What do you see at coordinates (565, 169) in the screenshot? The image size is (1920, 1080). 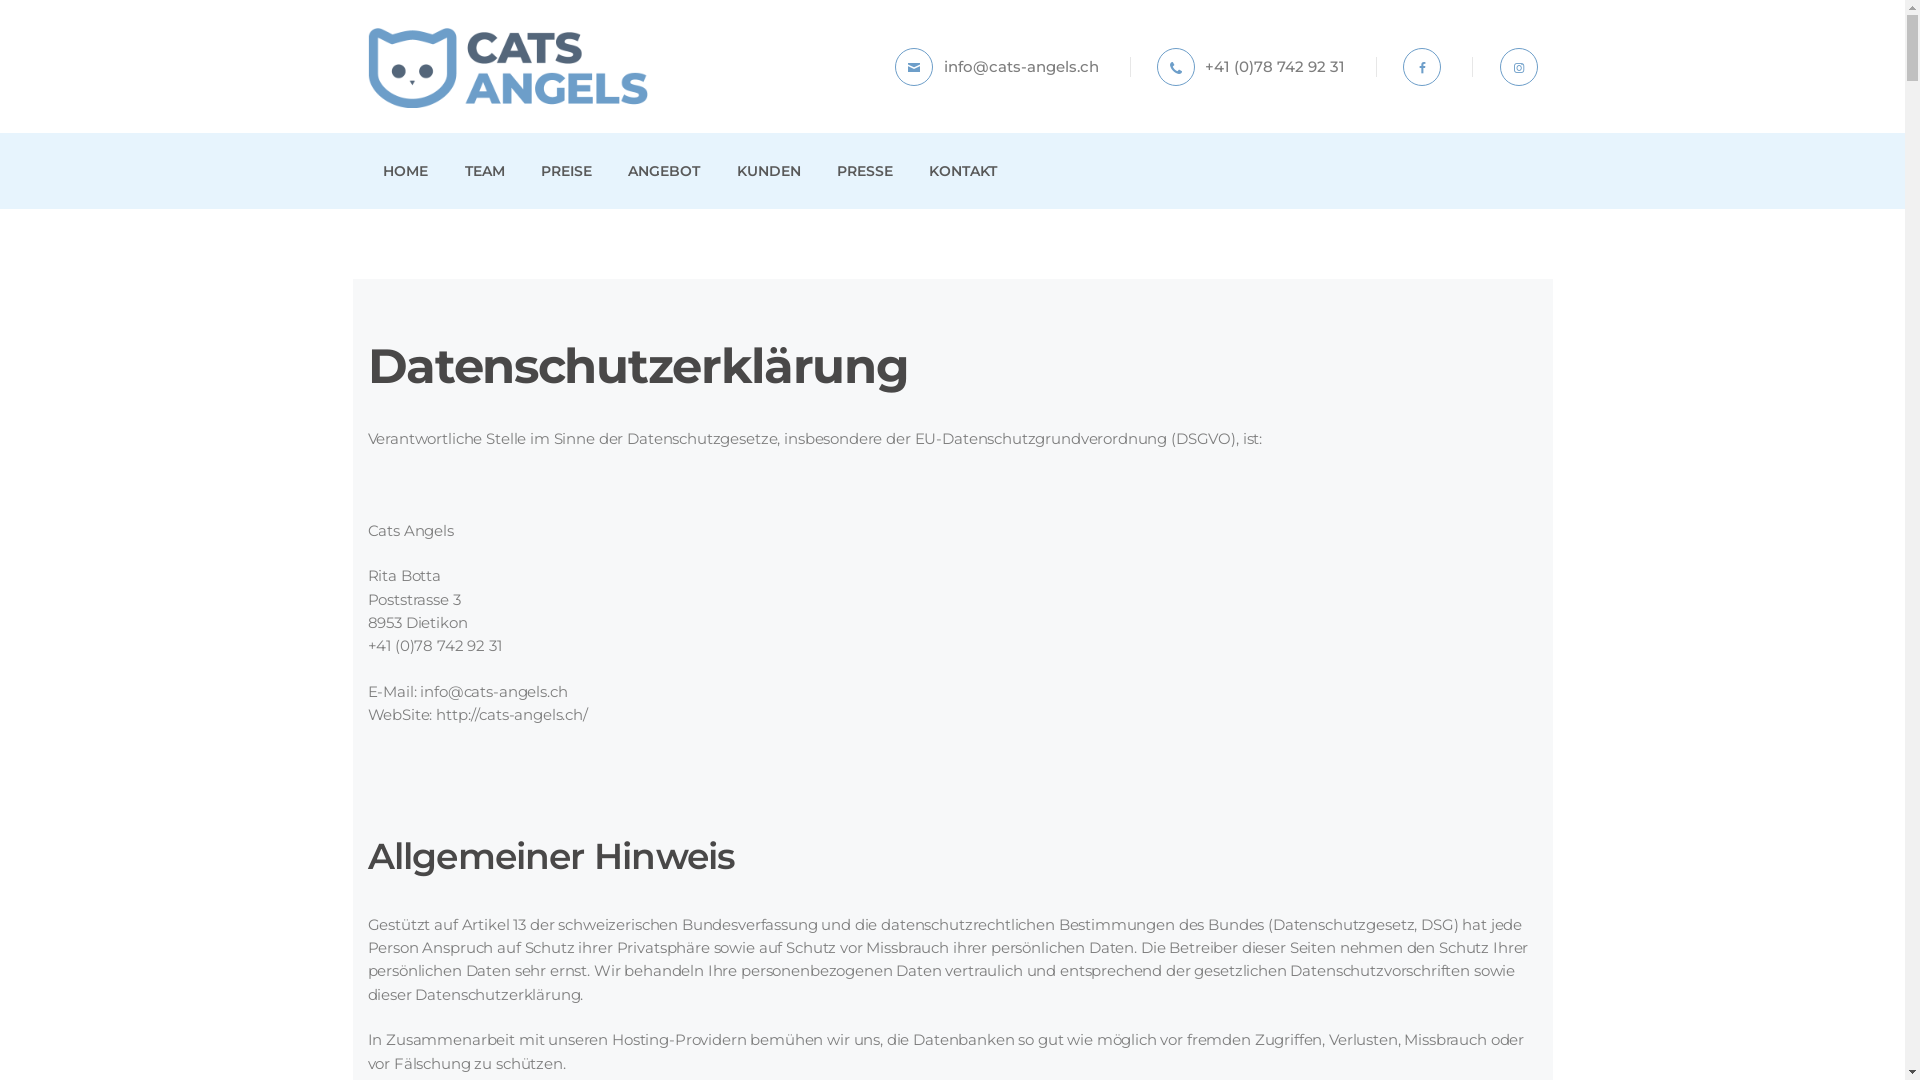 I see `'PREISE'` at bounding box center [565, 169].